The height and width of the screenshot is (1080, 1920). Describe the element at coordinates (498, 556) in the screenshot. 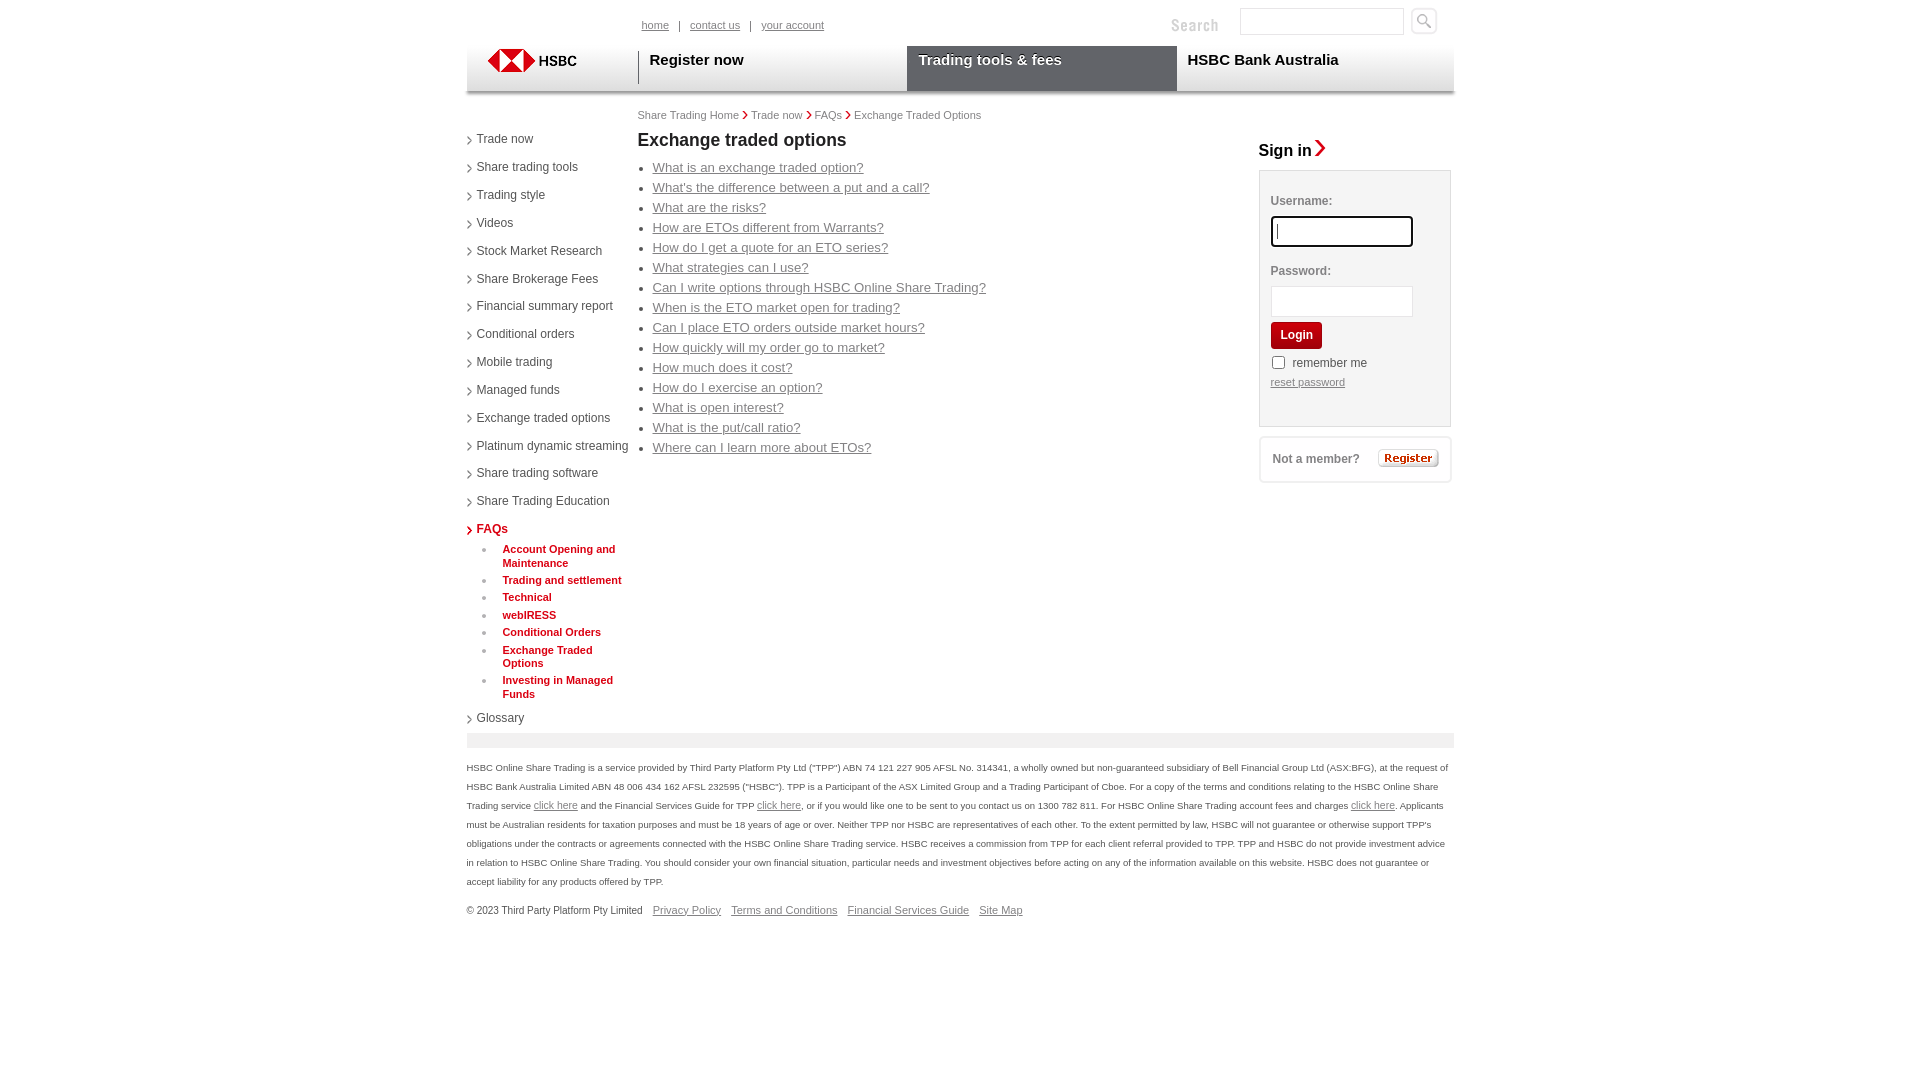

I see `'Account Opening and Maintenance'` at that location.